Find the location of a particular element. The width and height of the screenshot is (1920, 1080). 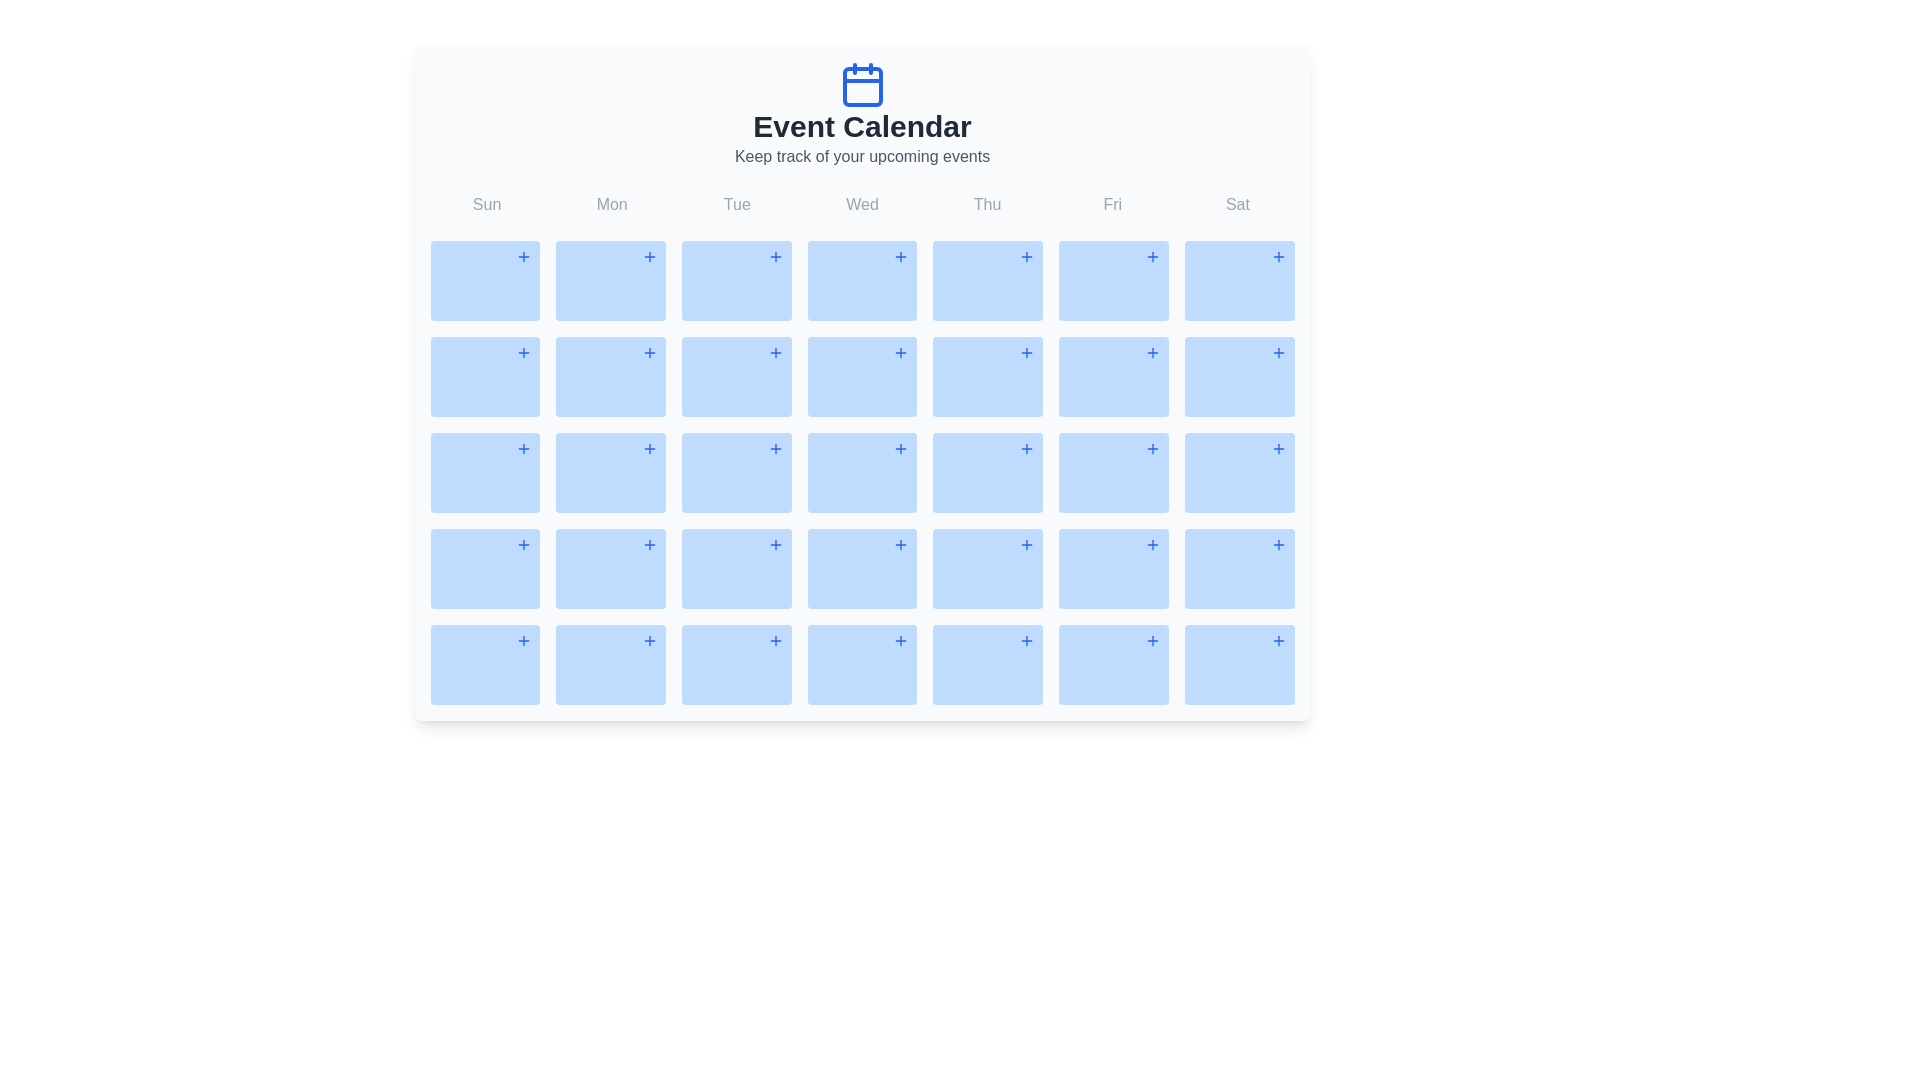

the 'add' button located in the fifth column of the fourth row within a blue square cell in the calendar interface is located at coordinates (1152, 352).